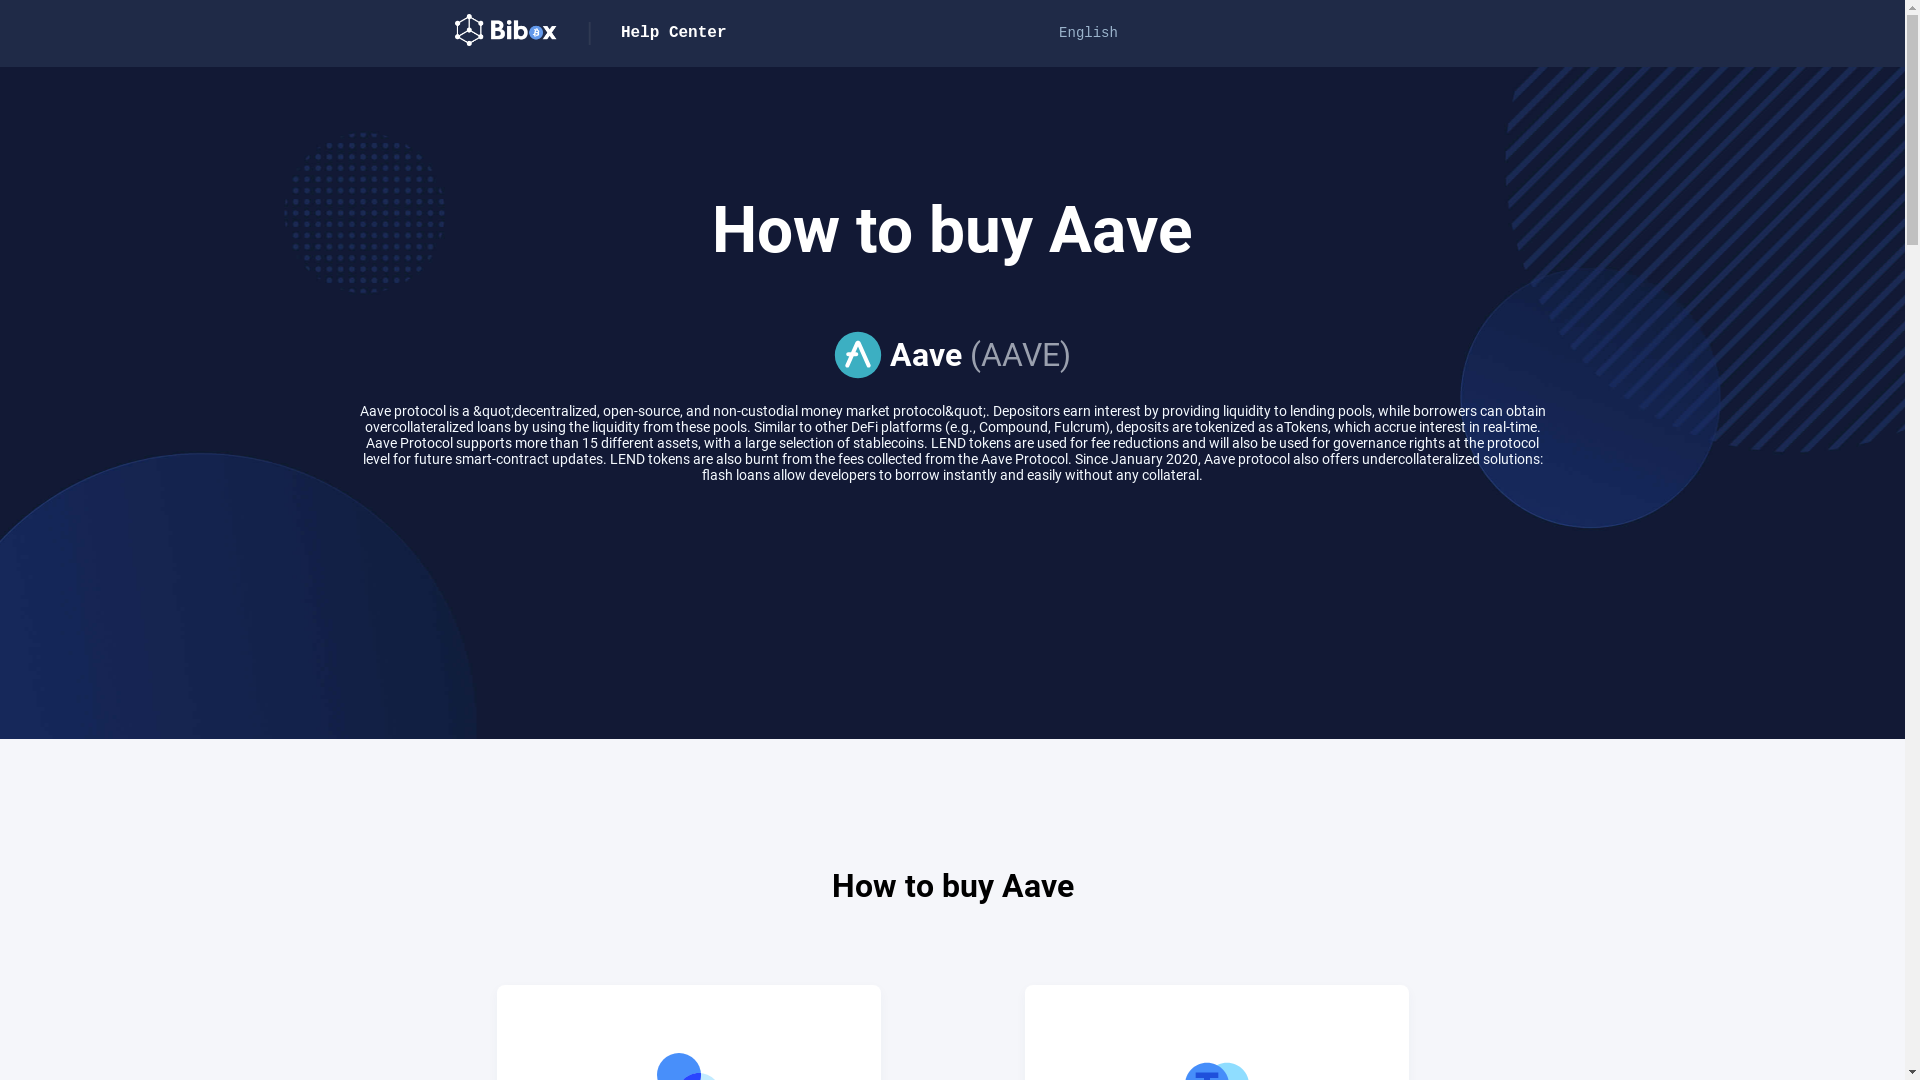 The width and height of the screenshot is (1920, 1080). I want to click on 'Help Center', so click(619, 33).